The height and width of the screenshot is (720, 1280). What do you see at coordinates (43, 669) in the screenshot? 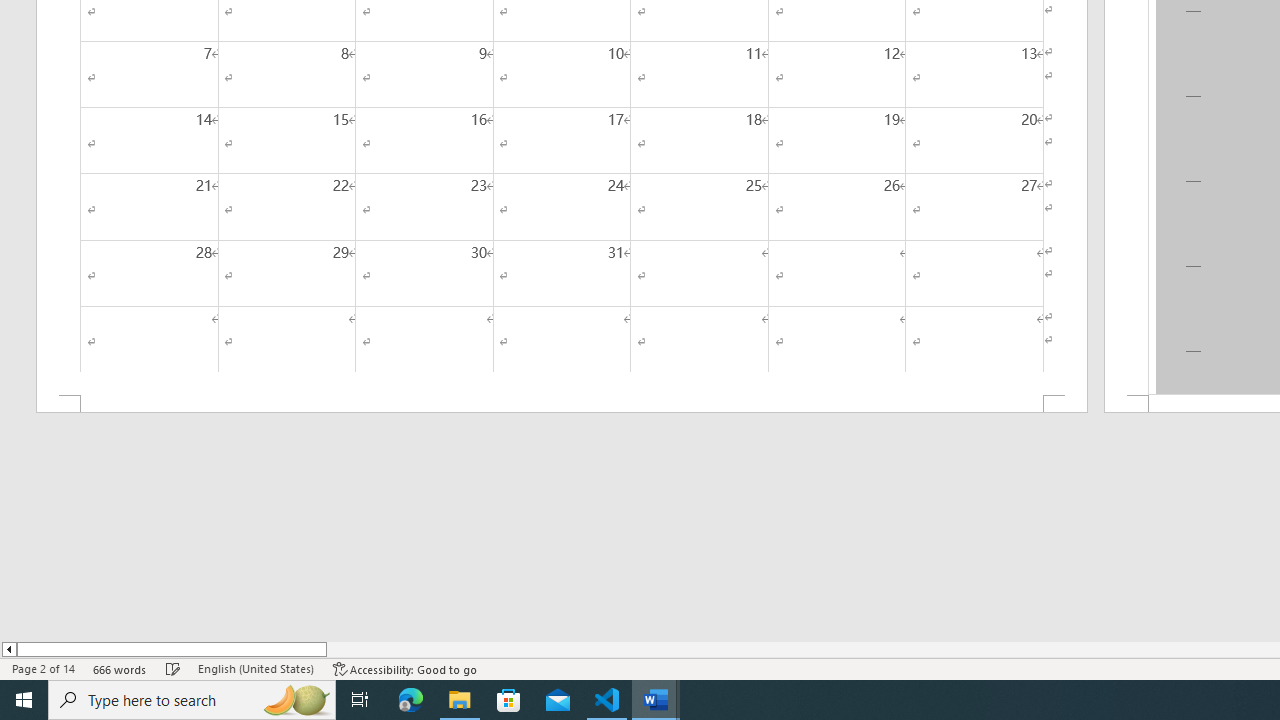
I see `'Page Number Page 2 of 14'` at bounding box center [43, 669].